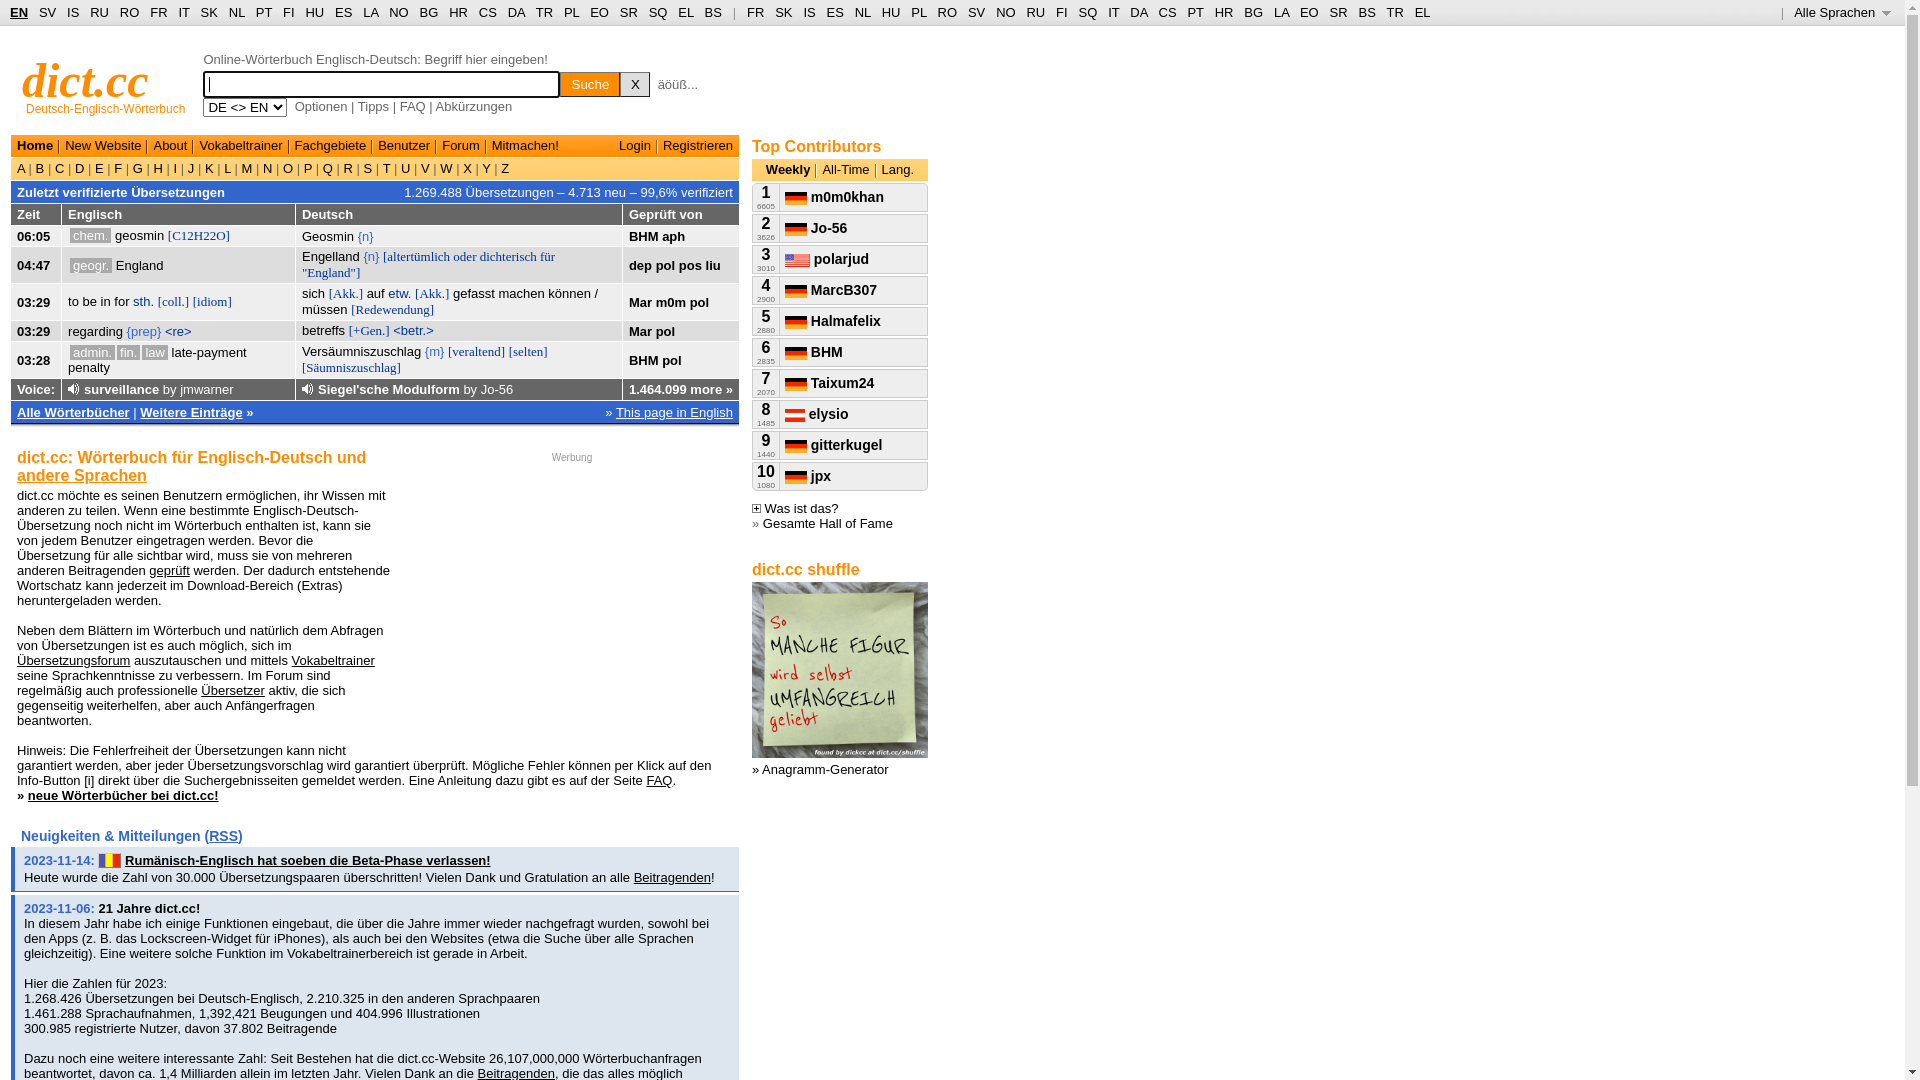  I want to click on 'G', so click(136, 167).